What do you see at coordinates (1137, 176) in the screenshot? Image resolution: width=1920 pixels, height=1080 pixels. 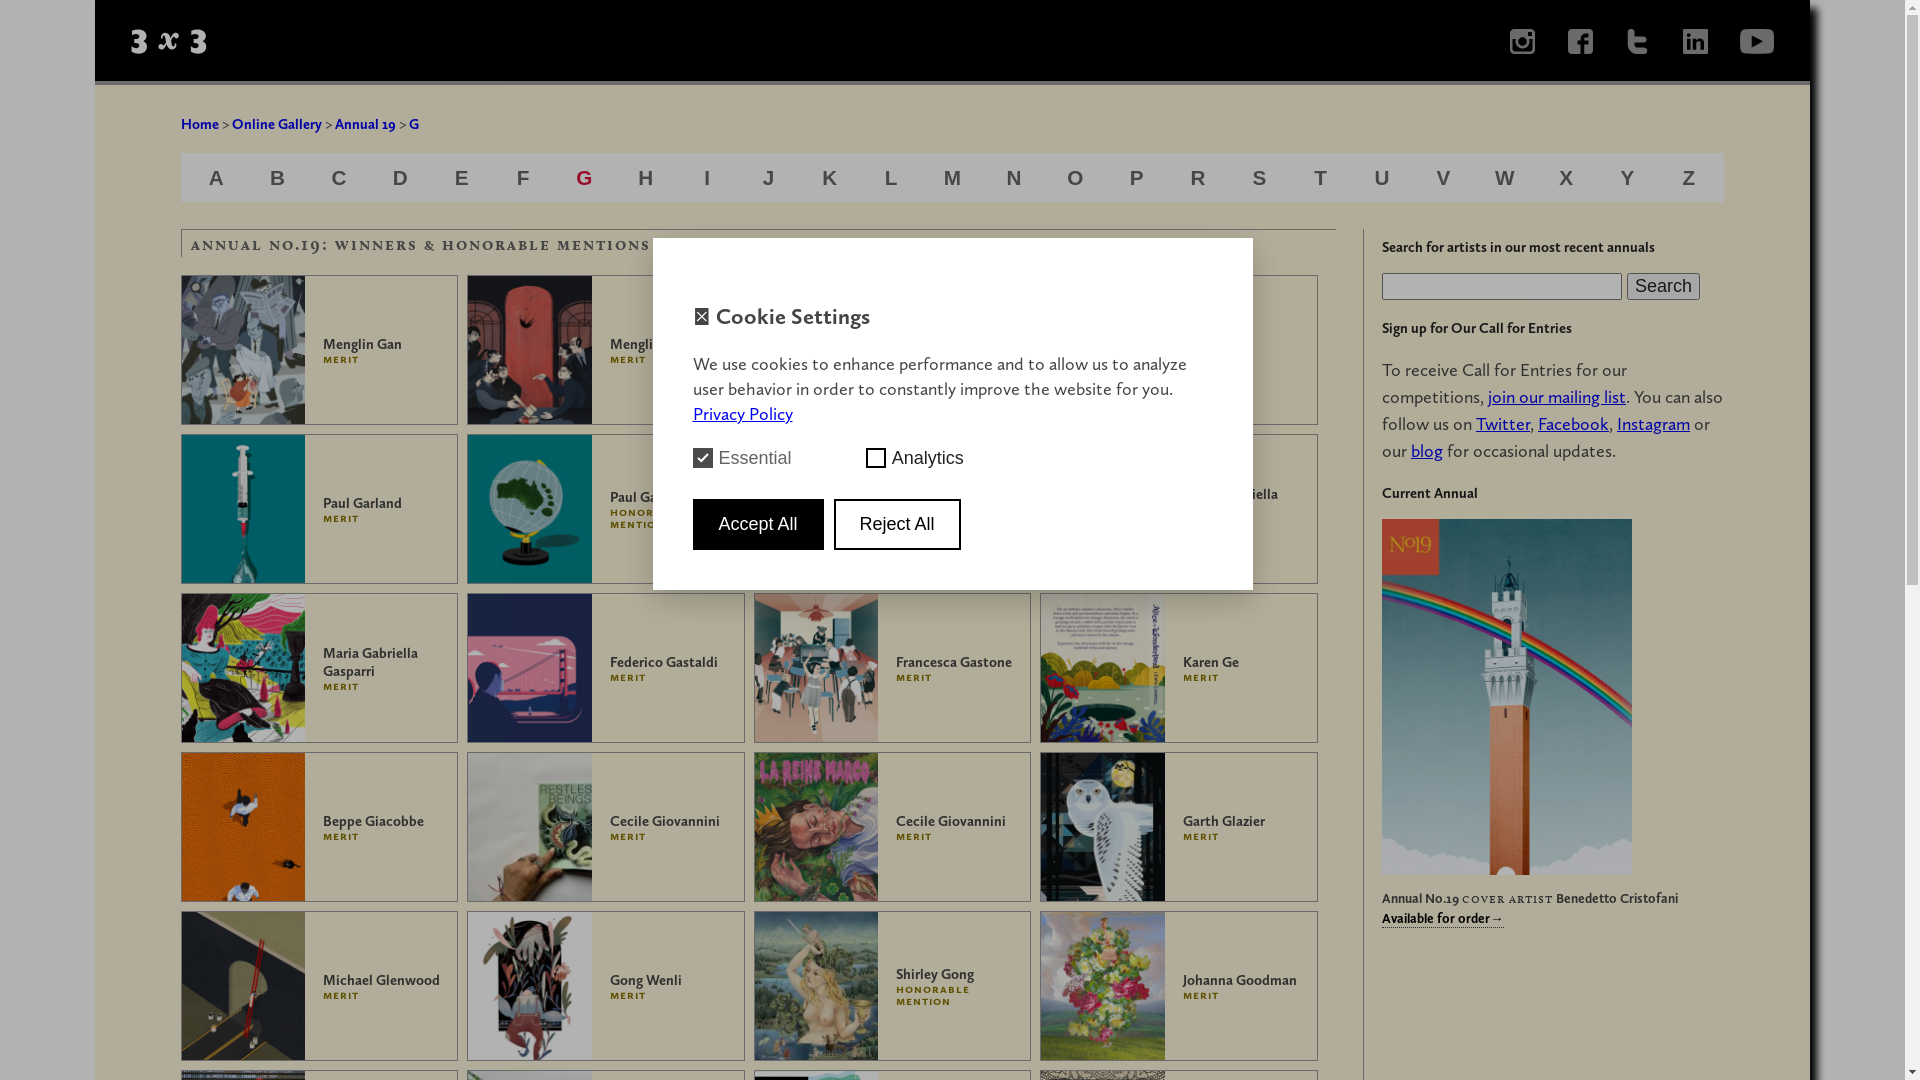 I see `'P'` at bounding box center [1137, 176].